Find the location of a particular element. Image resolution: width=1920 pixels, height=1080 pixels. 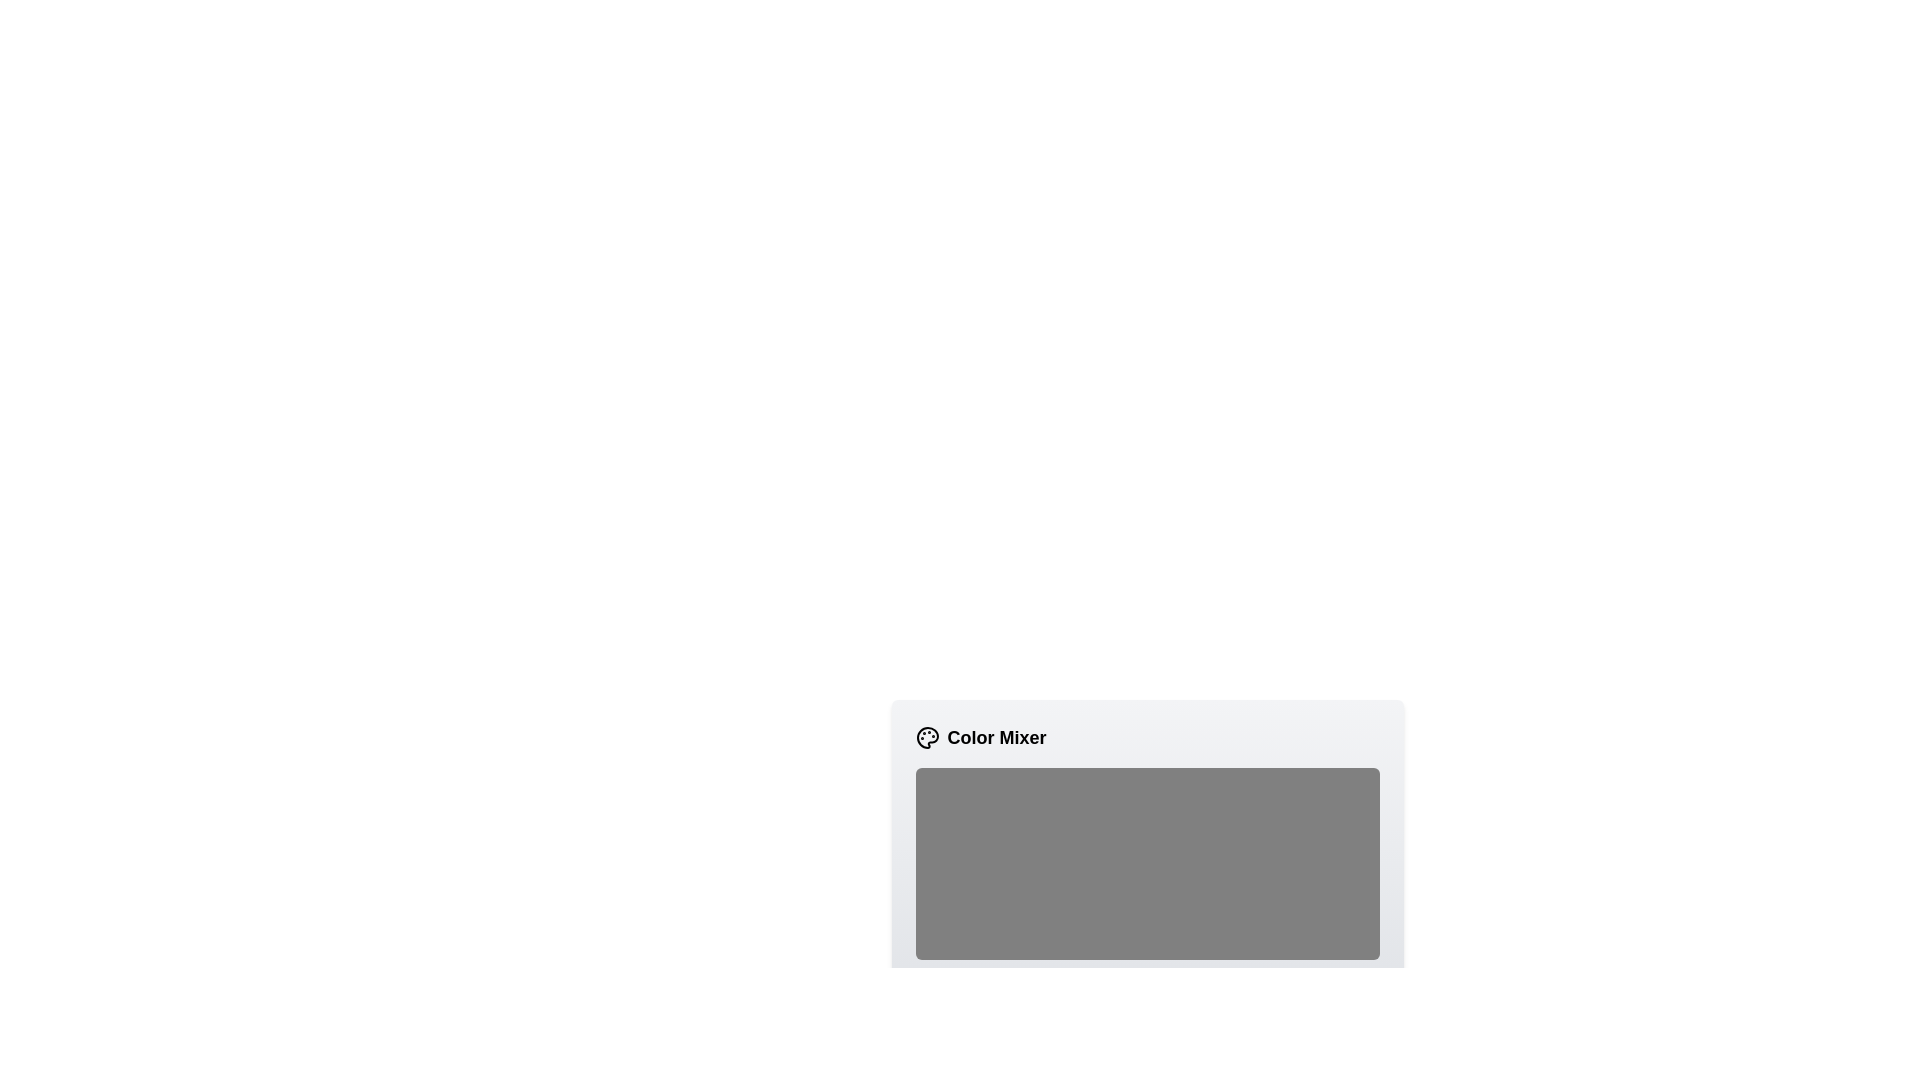

the palette icon, which is styled as a painter's palette with circular paint regions, located next to the 'Color Mixer' text in the header section is located at coordinates (926, 737).